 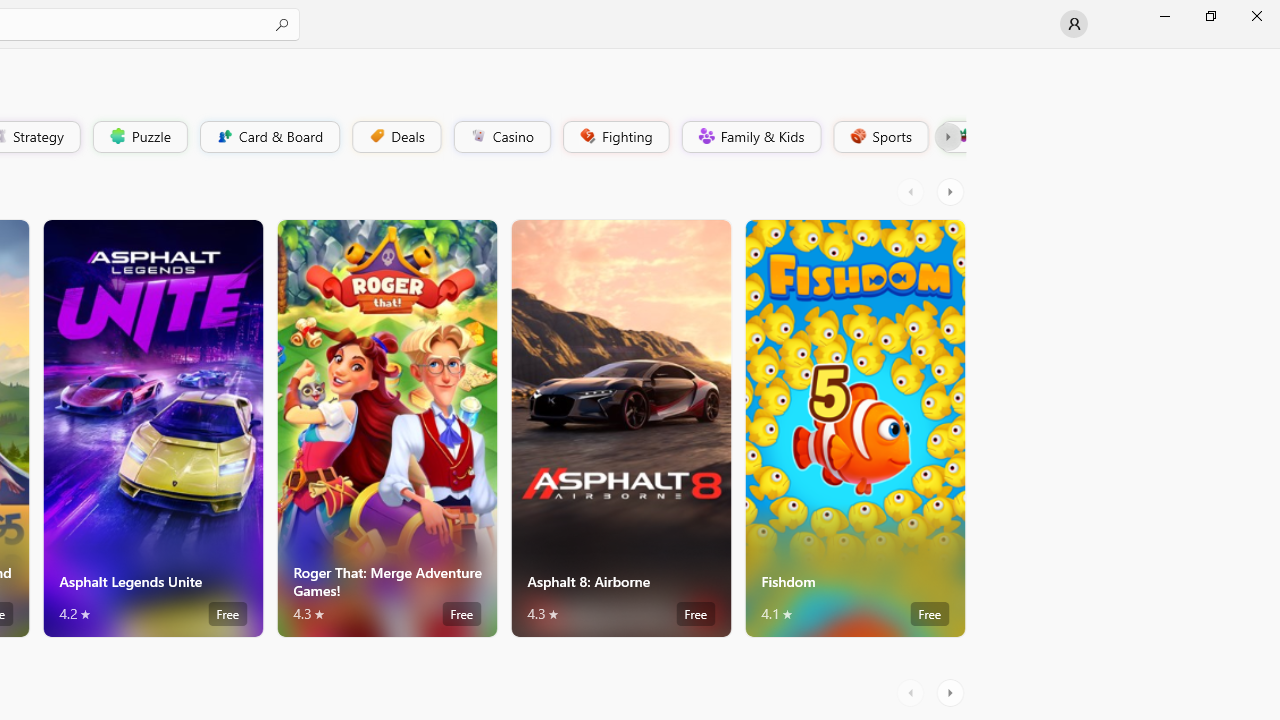 I want to click on 'AutomationID: LeftScrollButton', so click(x=912, y=692).